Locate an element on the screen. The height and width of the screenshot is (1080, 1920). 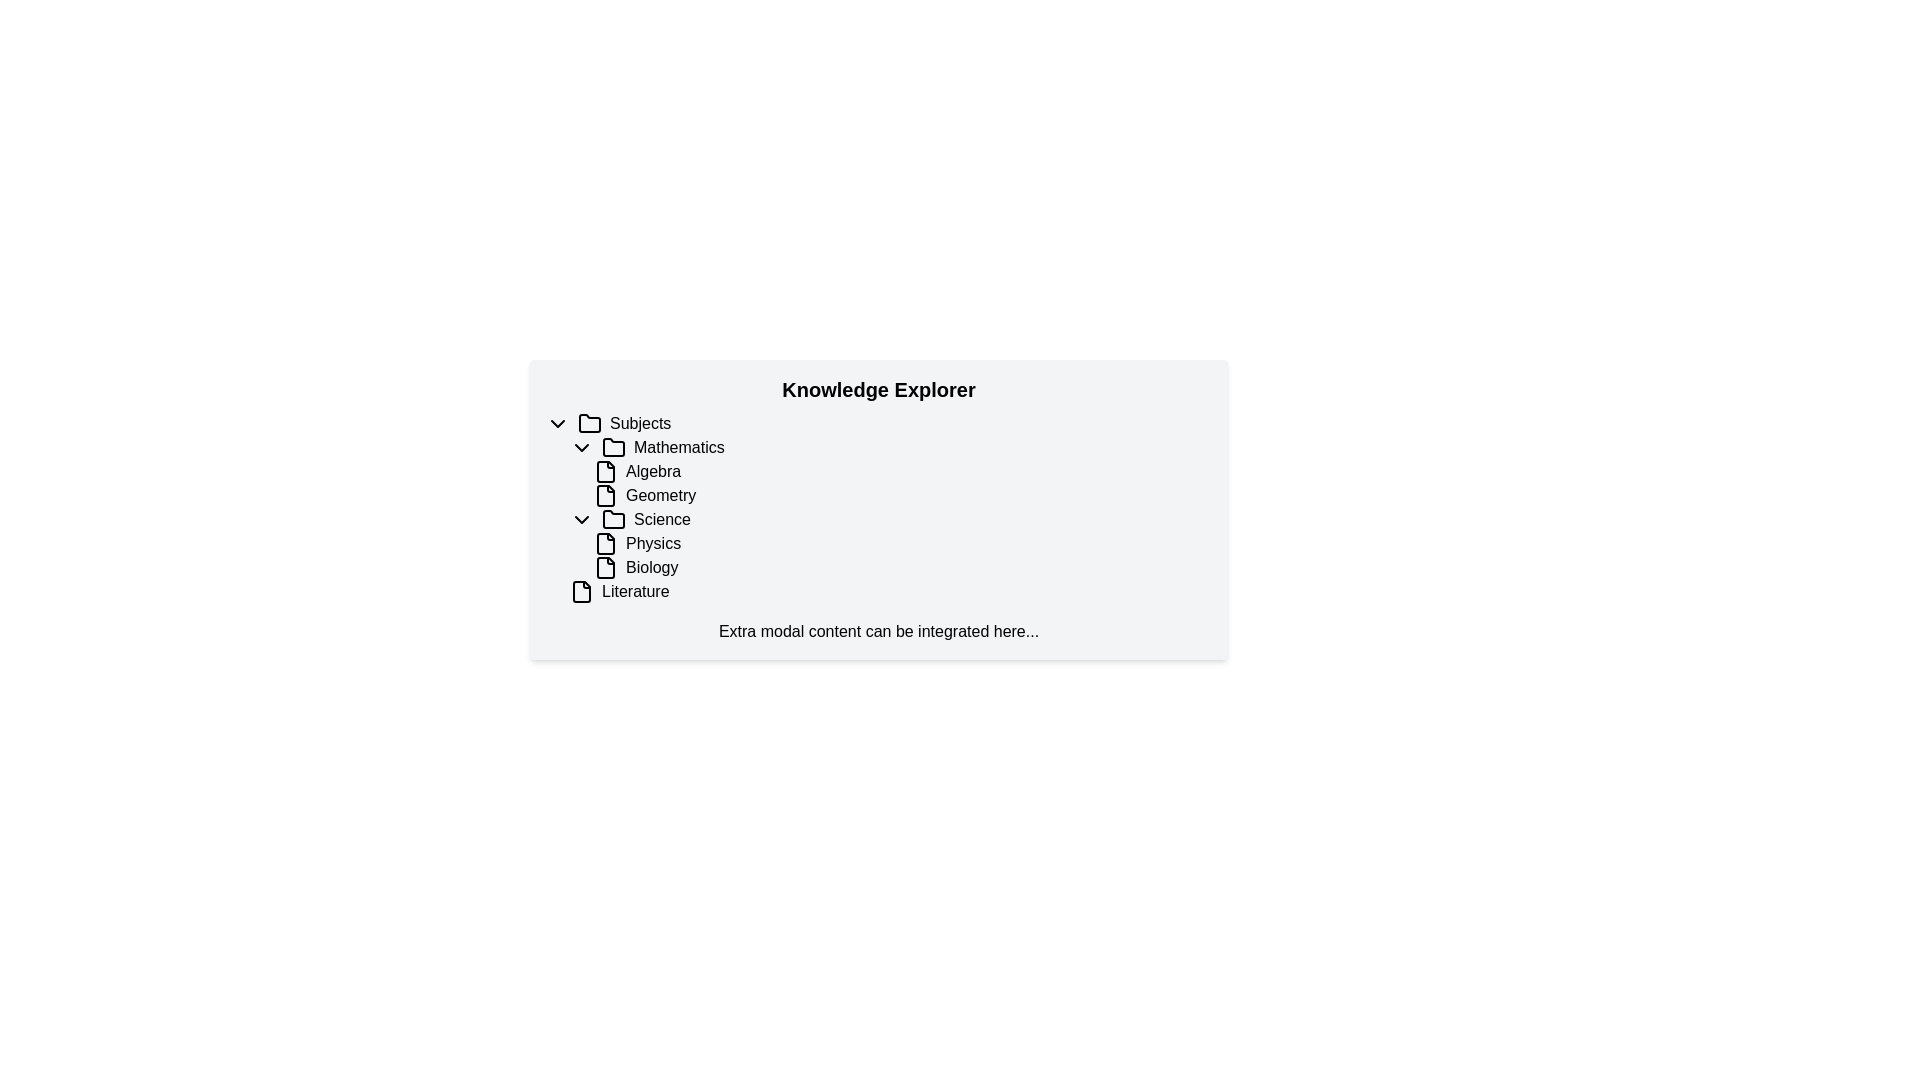
the small folder icon with rounded edges located to the left of the text reading 'Mathematics' is located at coordinates (613, 446).